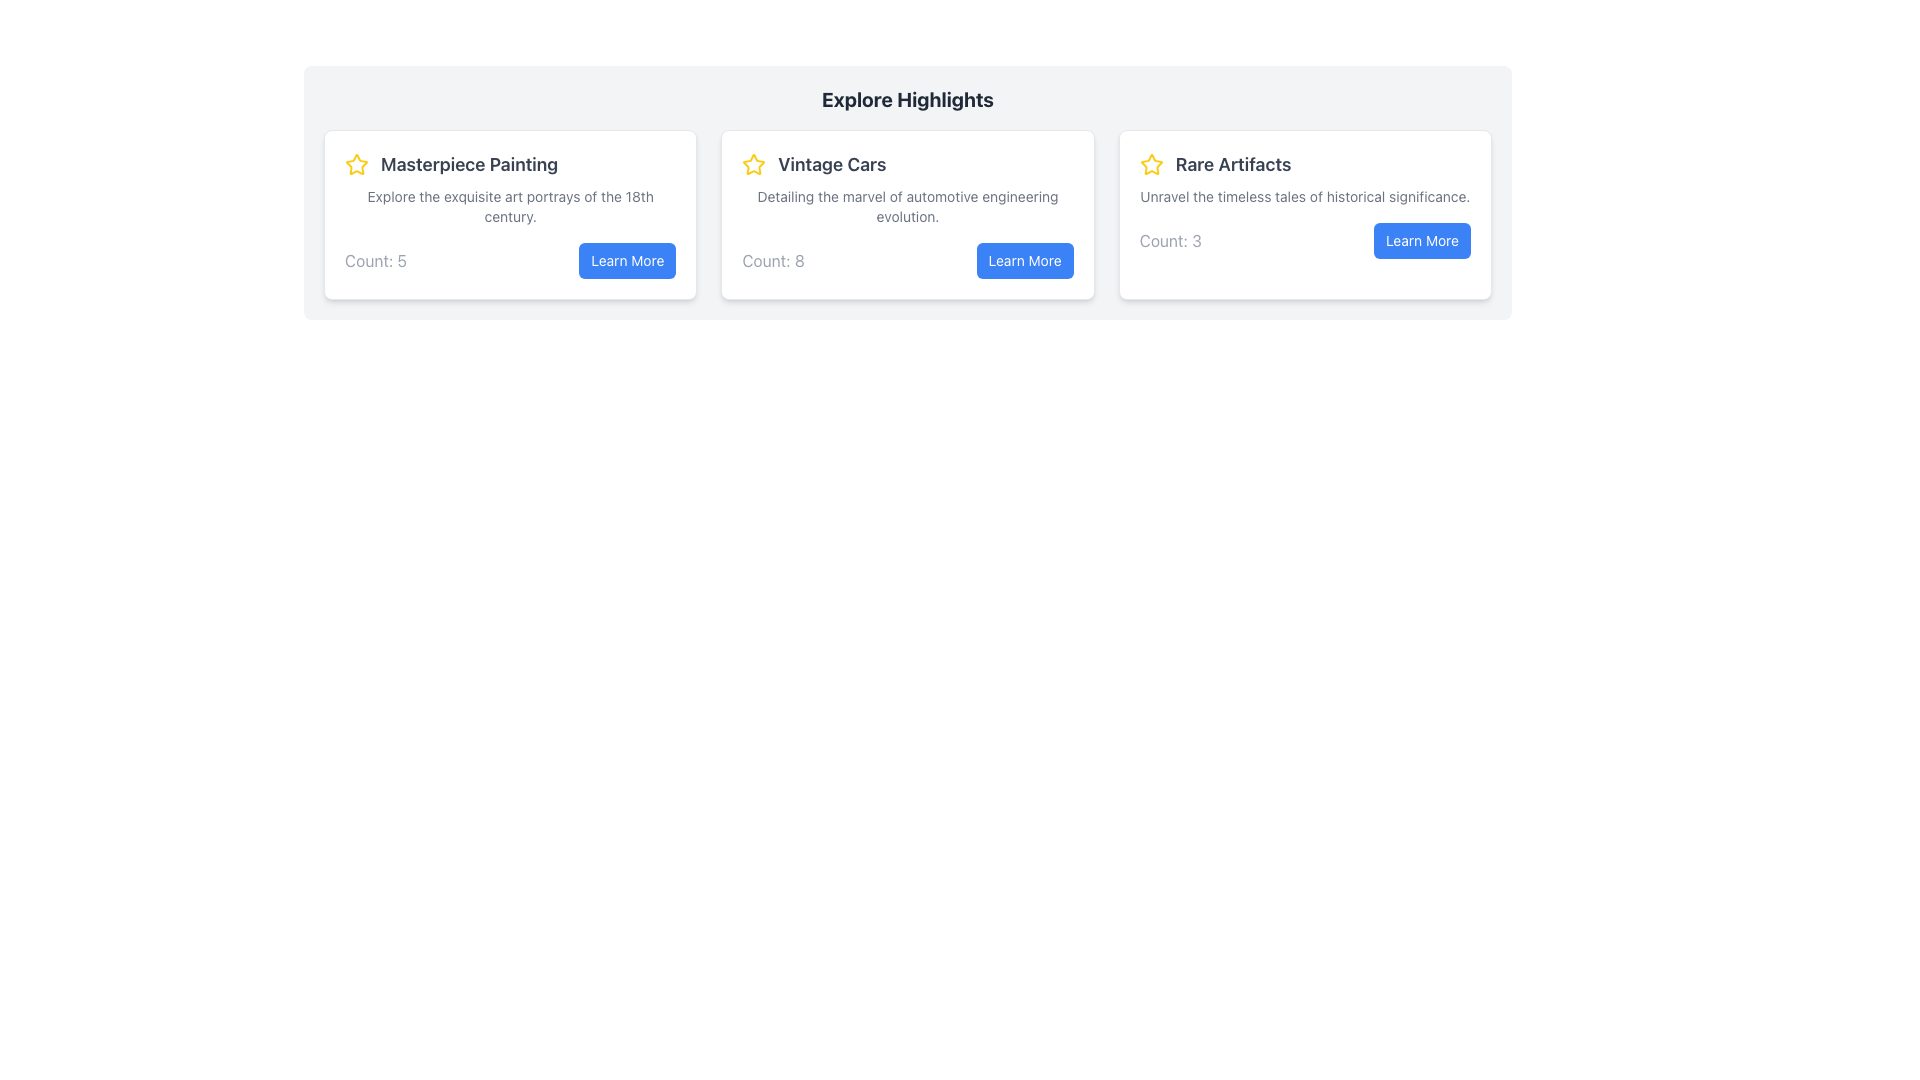 This screenshot has height=1080, width=1920. I want to click on the decorative icon at the top of the 'Vintage Cars' card, which symbolizes the card's content category, so click(356, 163).